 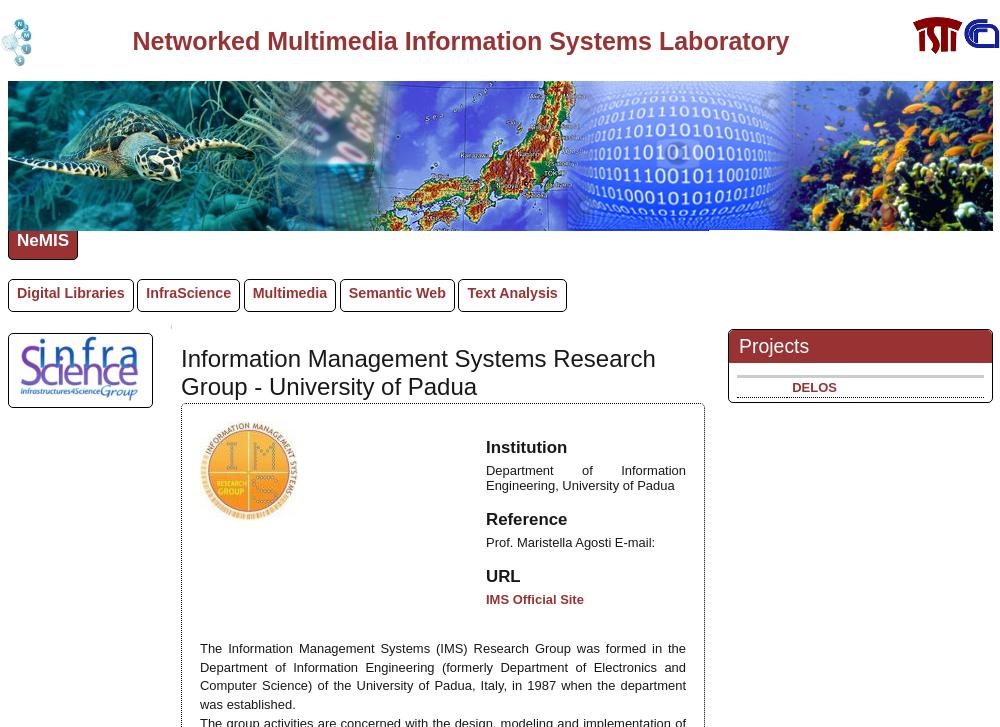 I want to click on 'Semantic Web', so click(x=396, y=292).